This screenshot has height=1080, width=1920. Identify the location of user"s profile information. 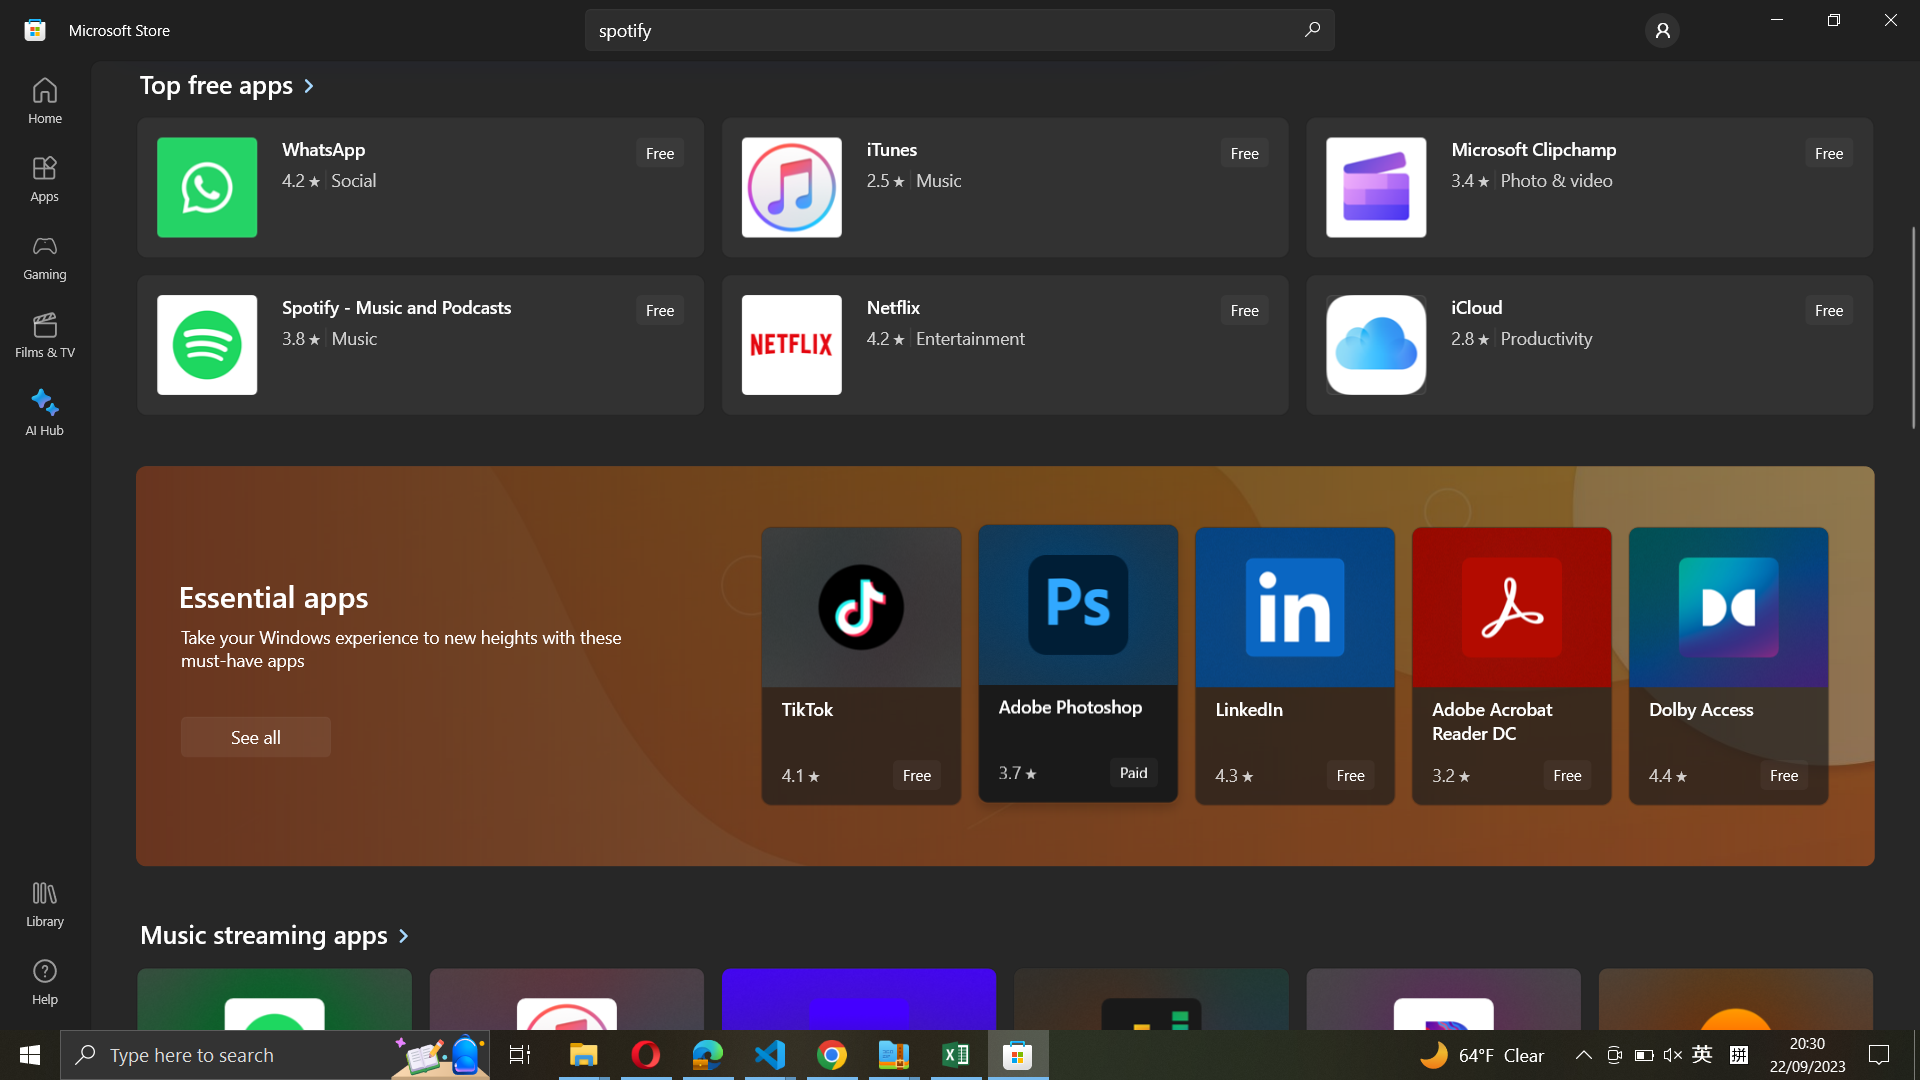
(1662, 29).